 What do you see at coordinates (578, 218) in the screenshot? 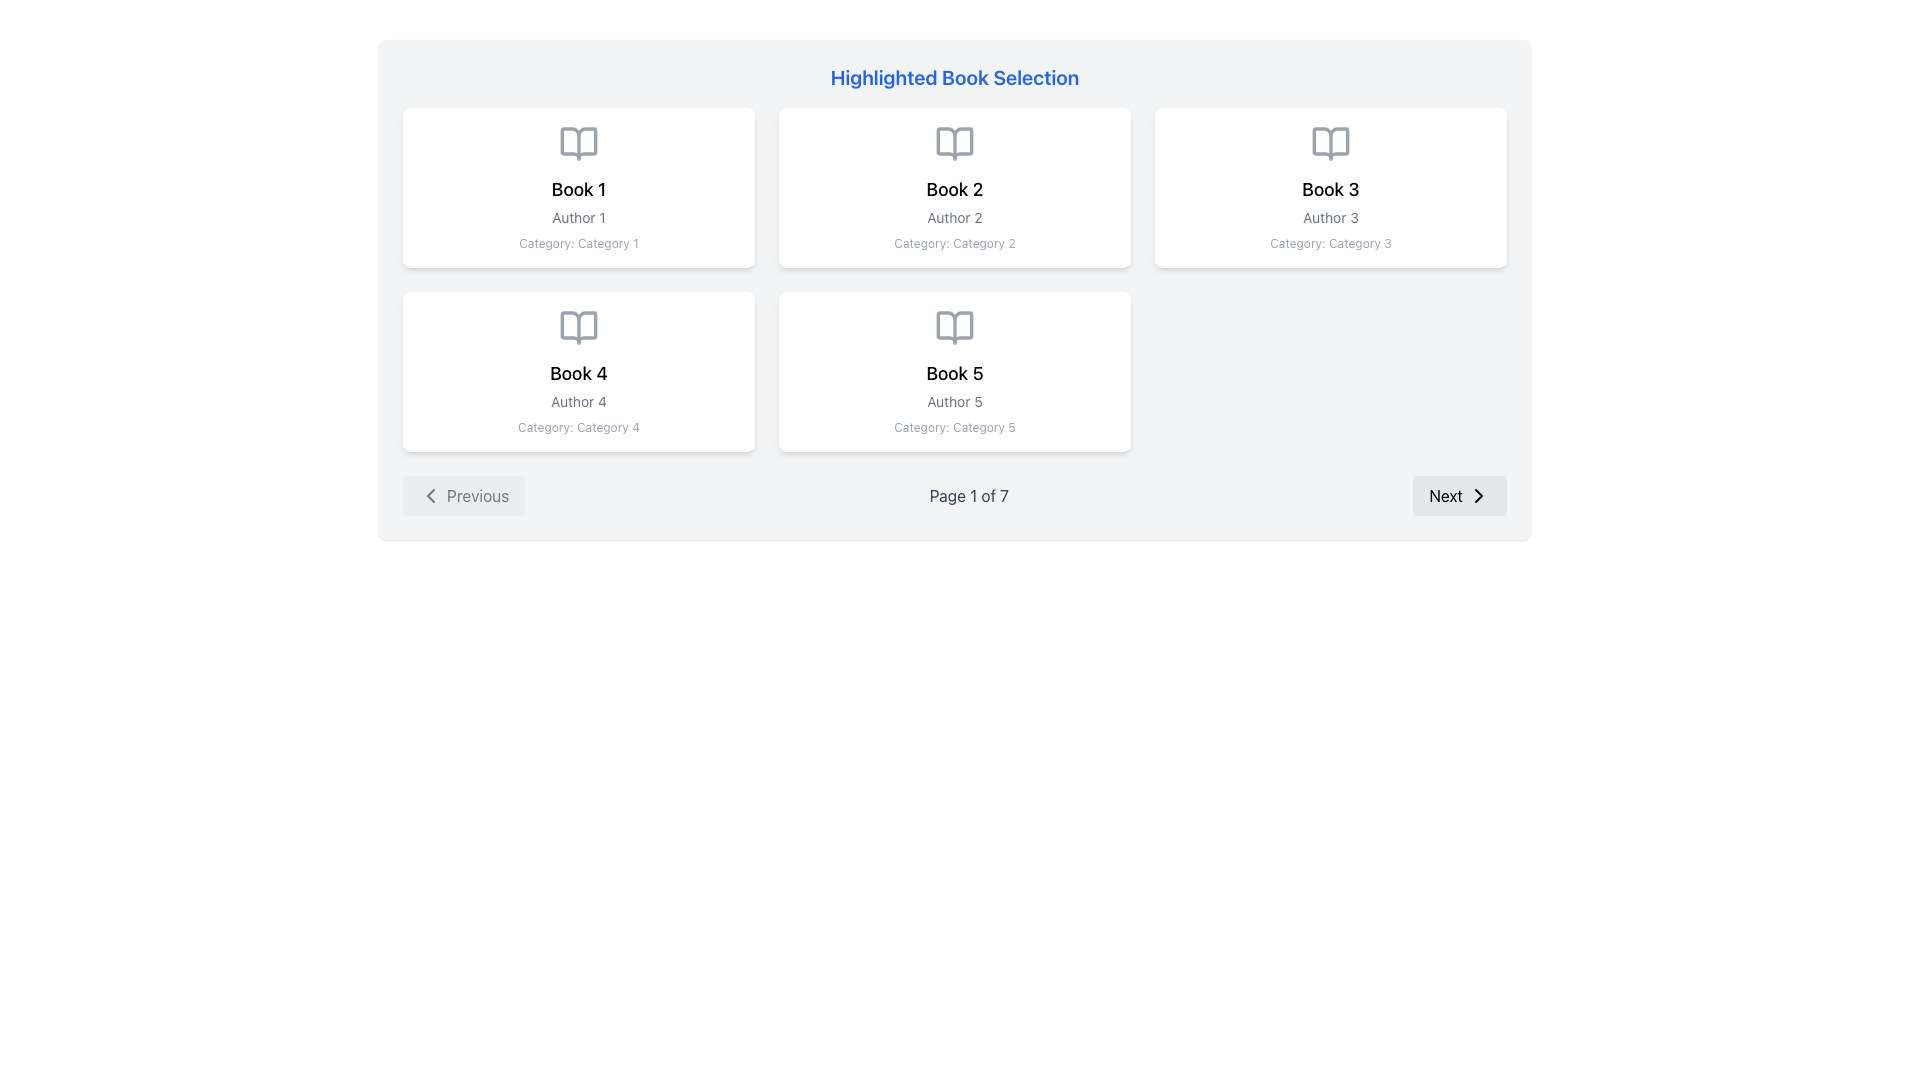
I see `the text label displaying 'Author 1', located below the title 'Book 1' in the top-left box of the grid layout` at bounding box center [578, 218].